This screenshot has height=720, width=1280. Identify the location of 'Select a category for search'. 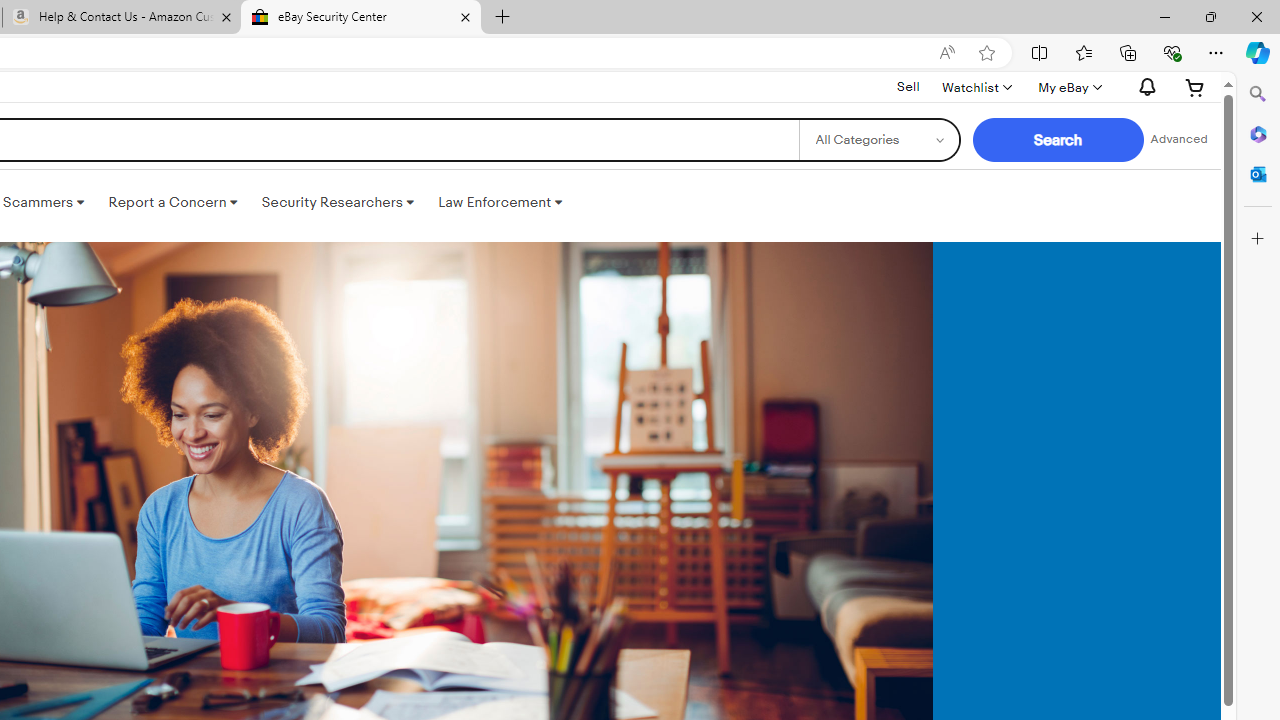
(878, 139).